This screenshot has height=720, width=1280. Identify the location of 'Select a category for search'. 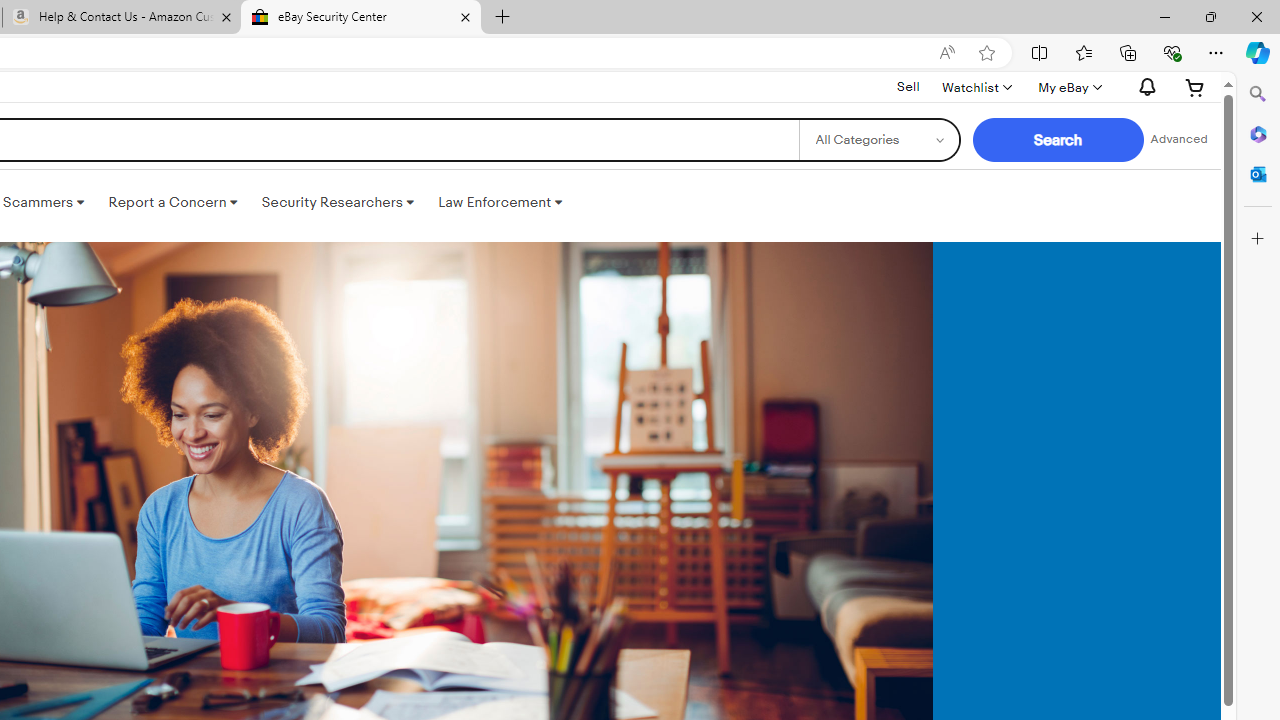
(878, 139).